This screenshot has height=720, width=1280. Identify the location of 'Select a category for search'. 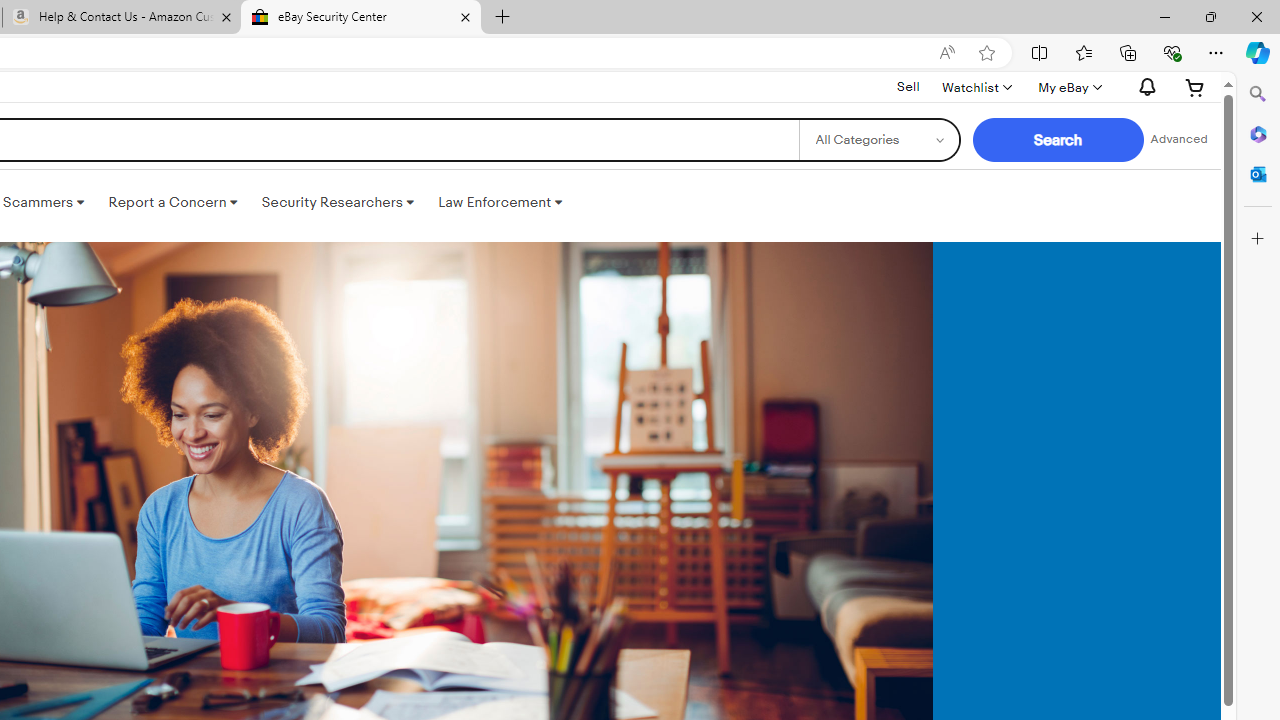
(878, 139).